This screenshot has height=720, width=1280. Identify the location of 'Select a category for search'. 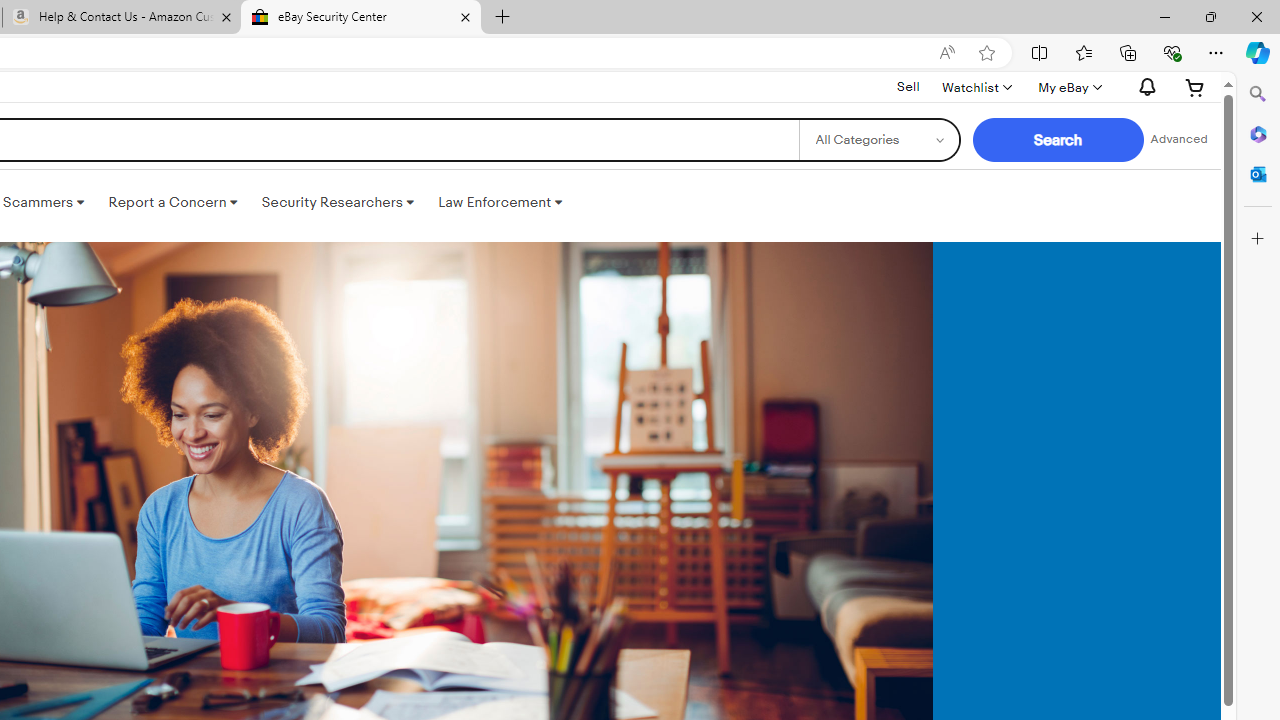
(878, 139).